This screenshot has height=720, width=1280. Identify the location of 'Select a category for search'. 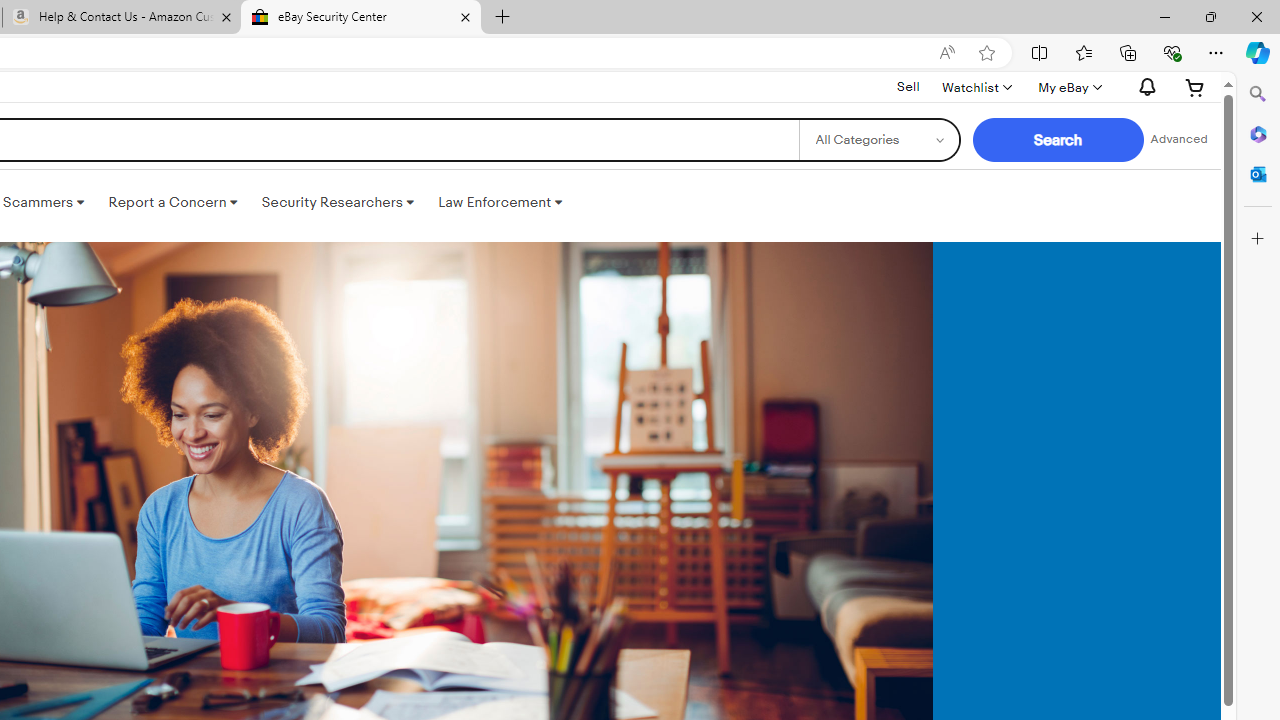
(878, 139).